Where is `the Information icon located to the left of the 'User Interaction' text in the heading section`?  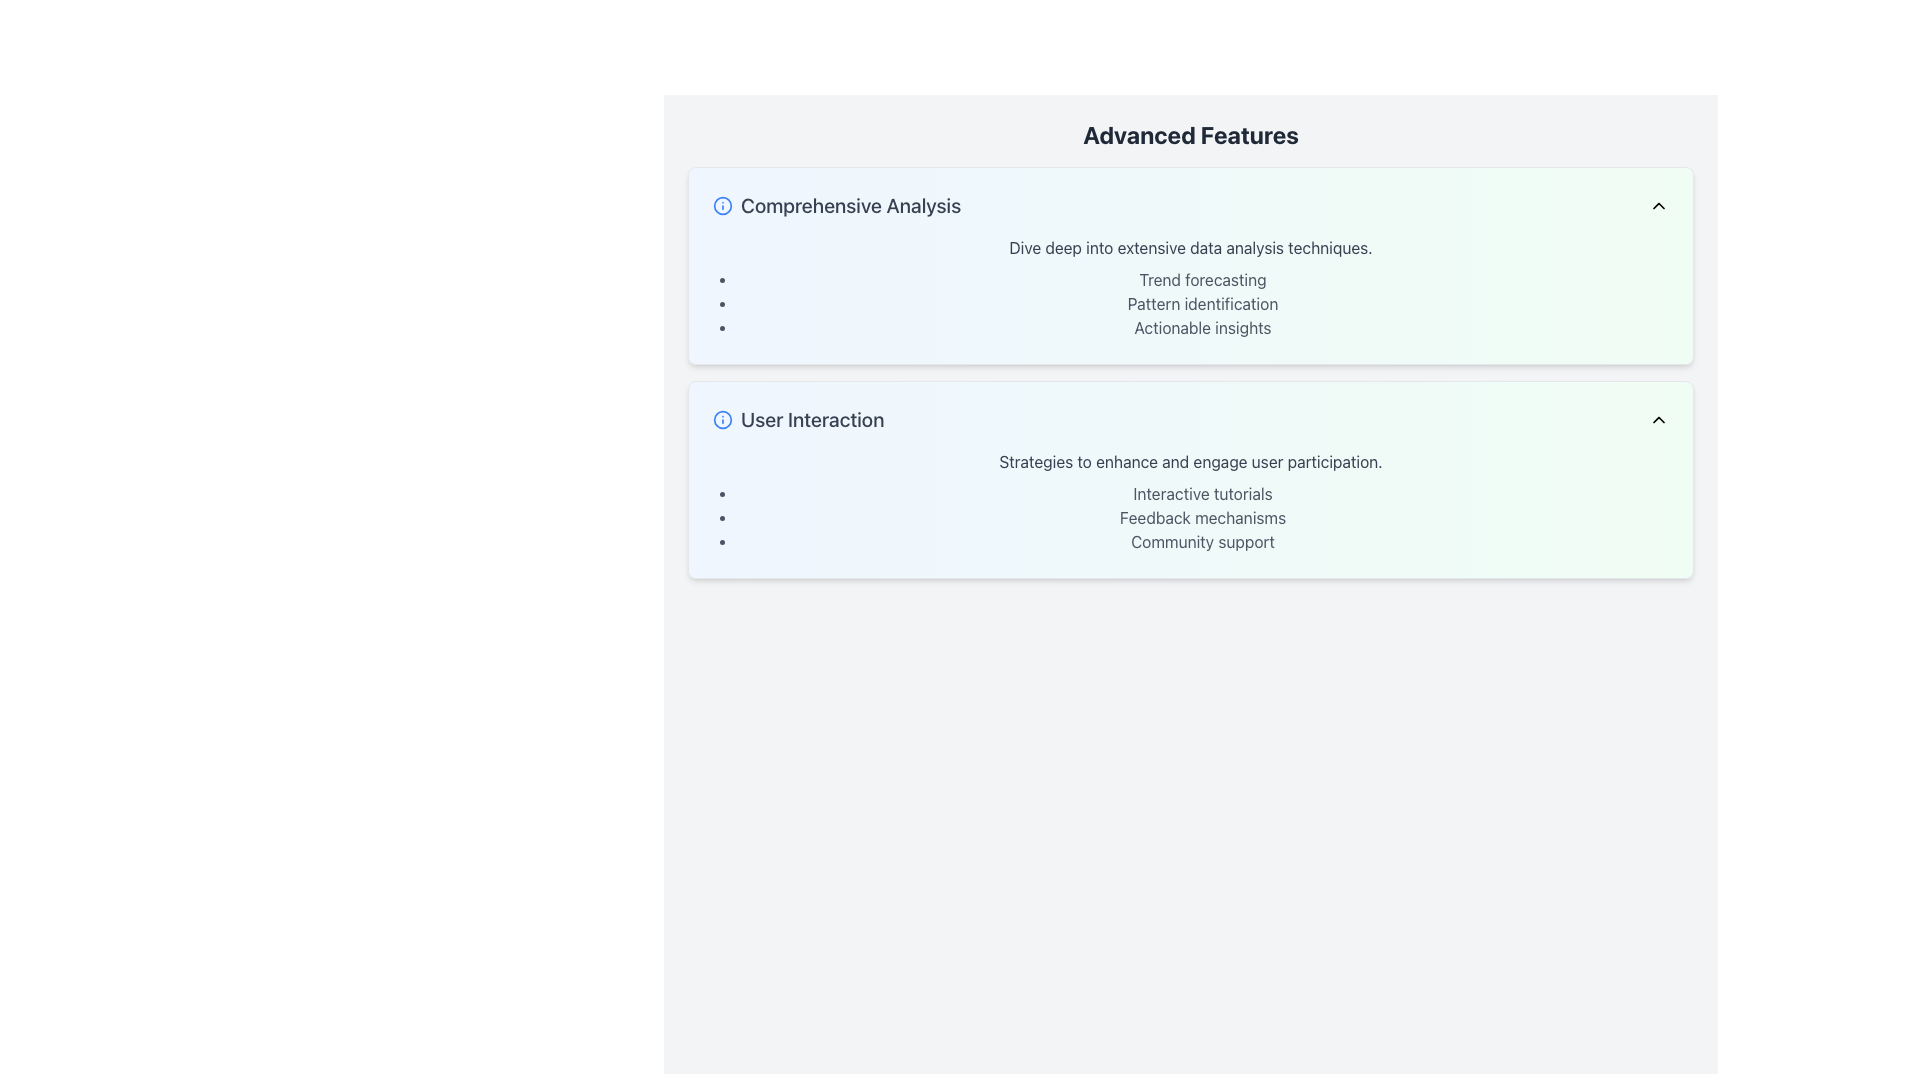
the Information icon located to the left of the 'User Interaction' text in the heading section is located at coordinates (722, 419).